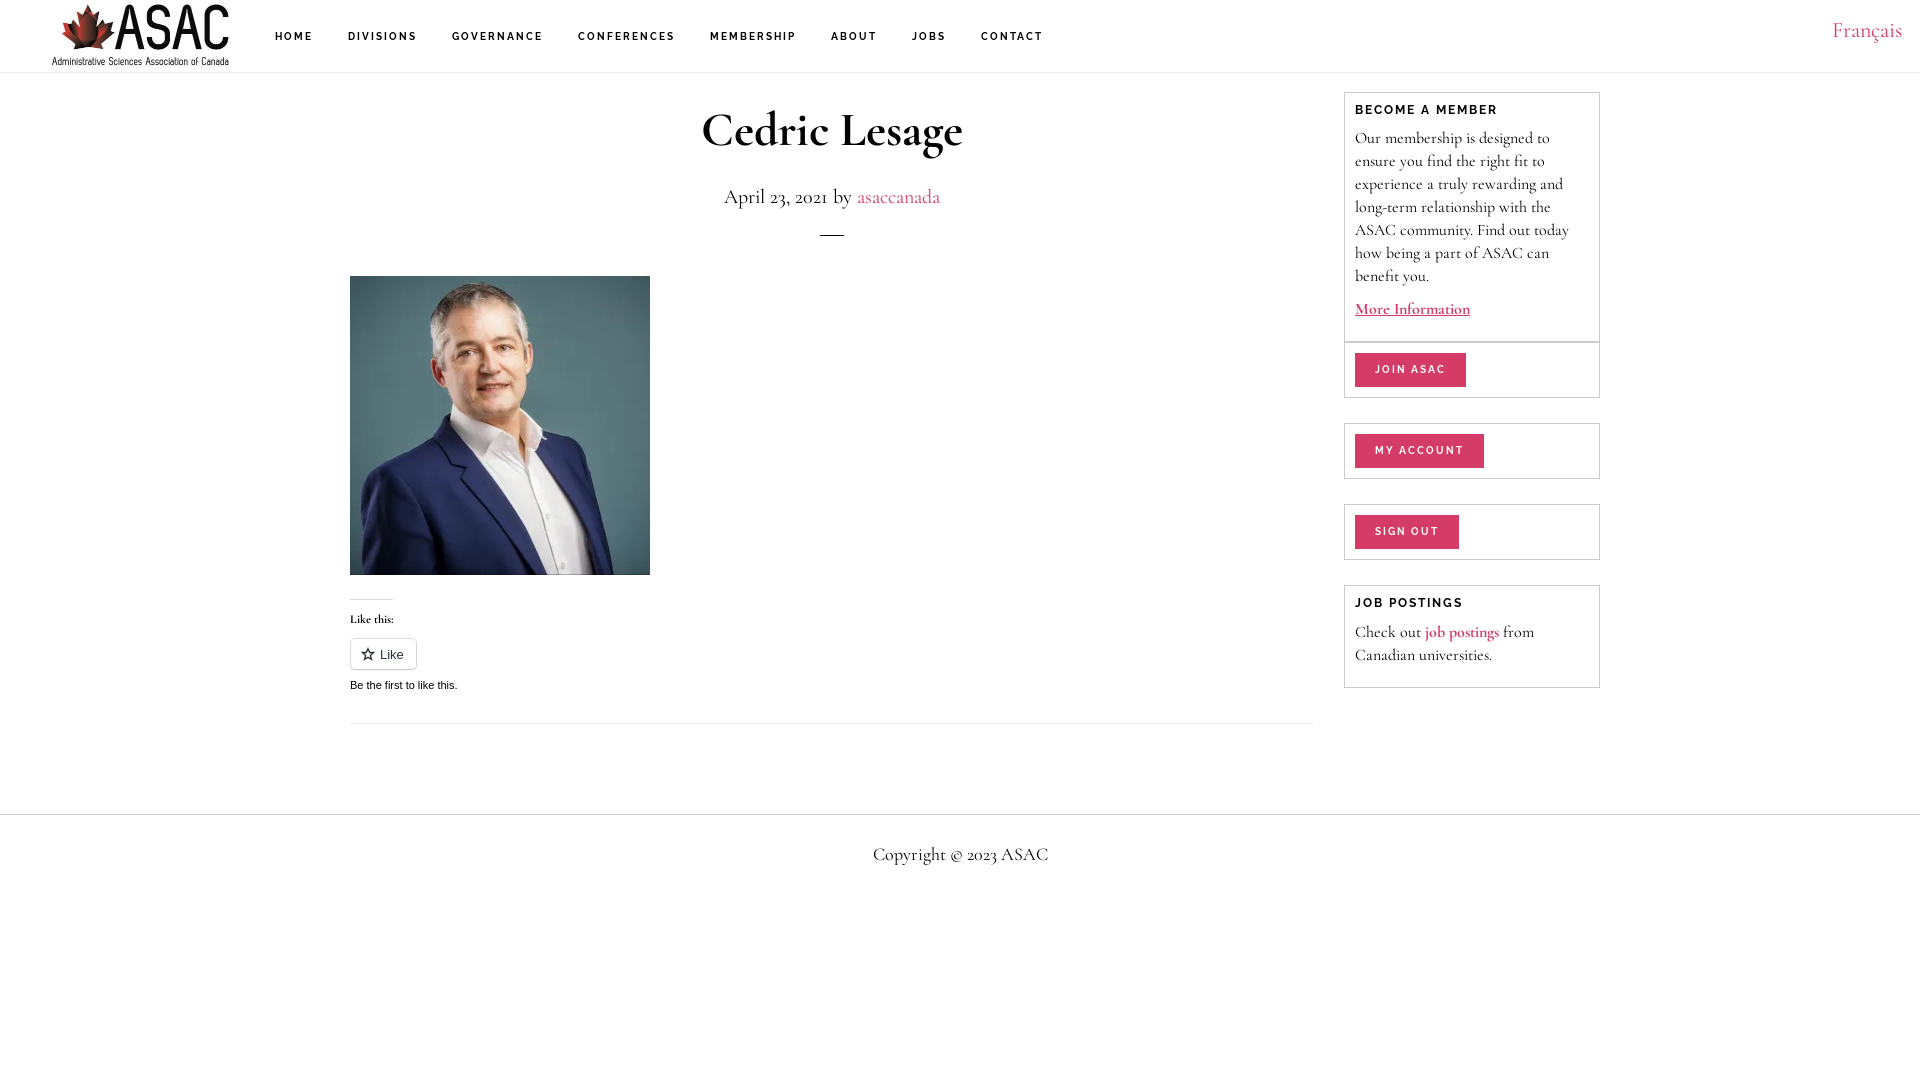 Image resolution: width=1920 pixels, height=1080 pixels. What do you see at coordinates (497, 37) in the screenshot?
I see `'GOVERNANCE'` at bounding box center [497, 37].